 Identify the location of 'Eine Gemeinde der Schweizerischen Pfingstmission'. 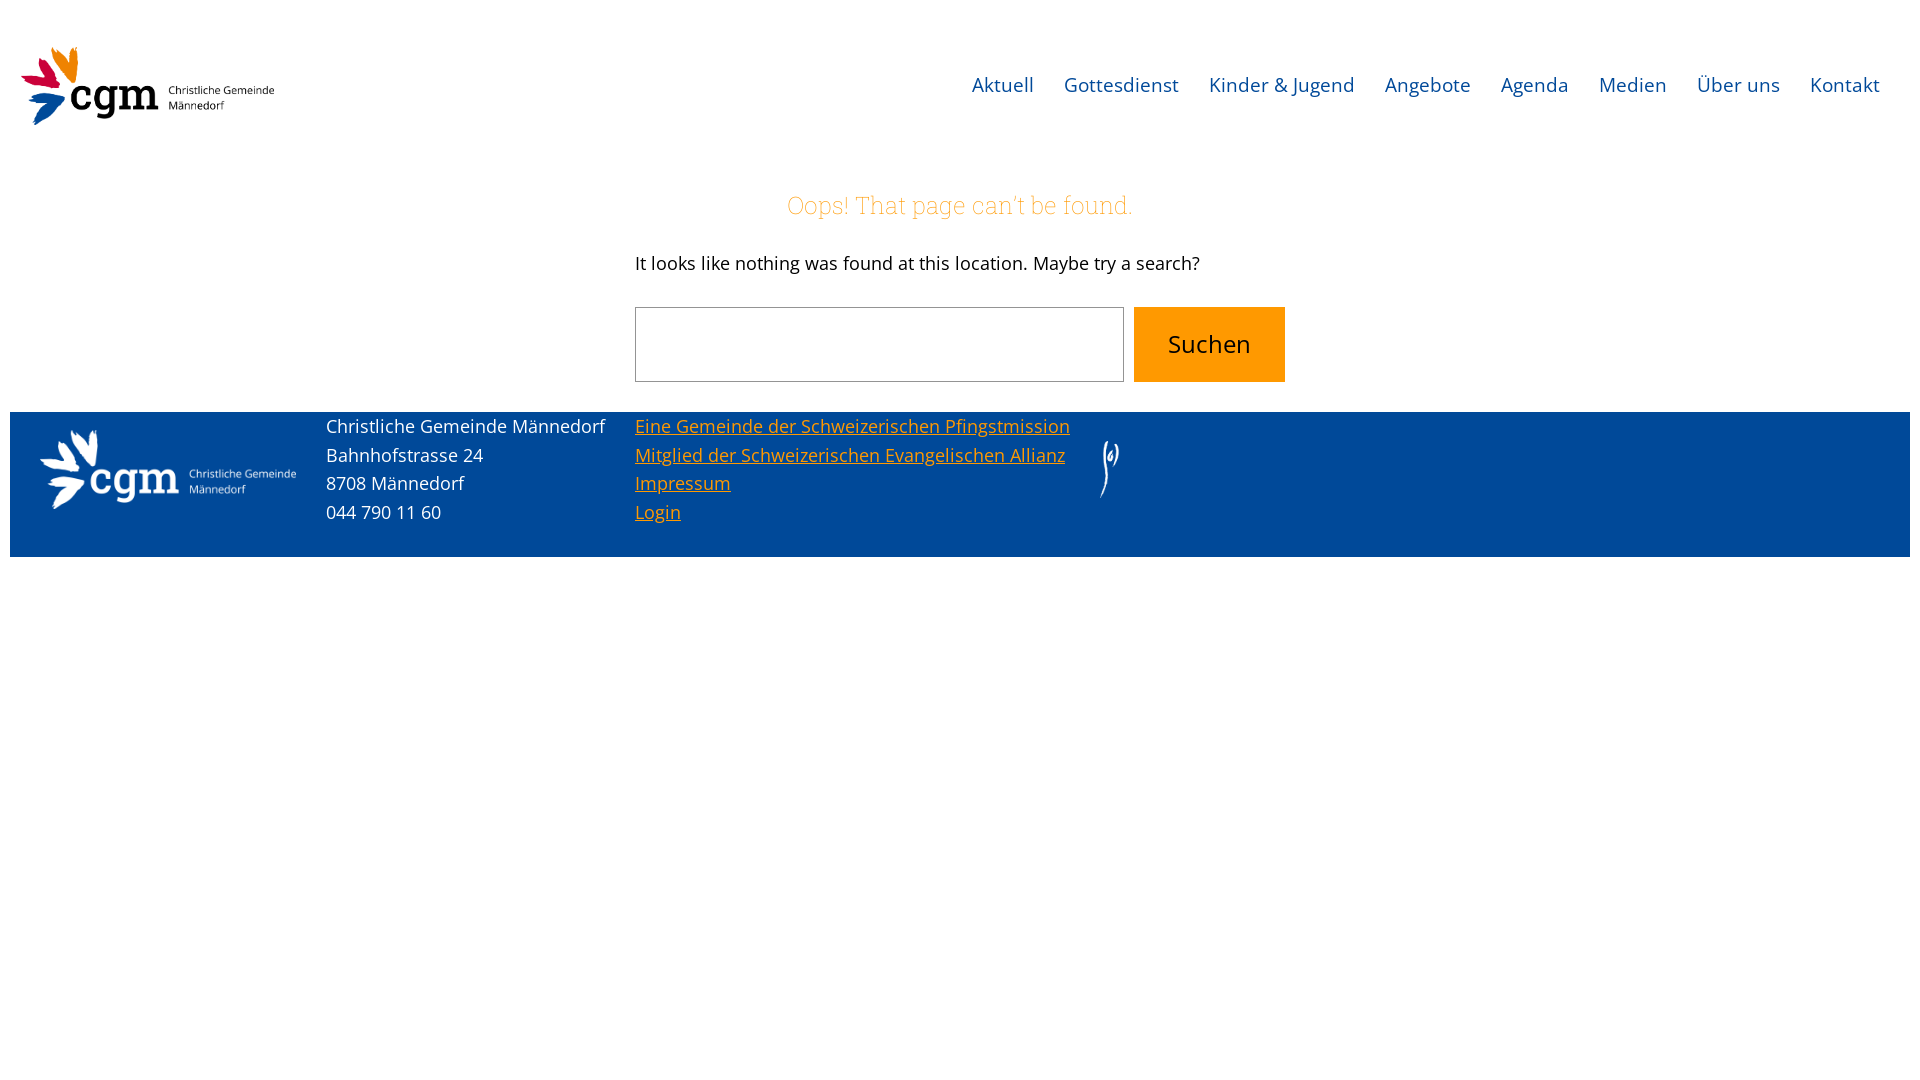
(852, 424).